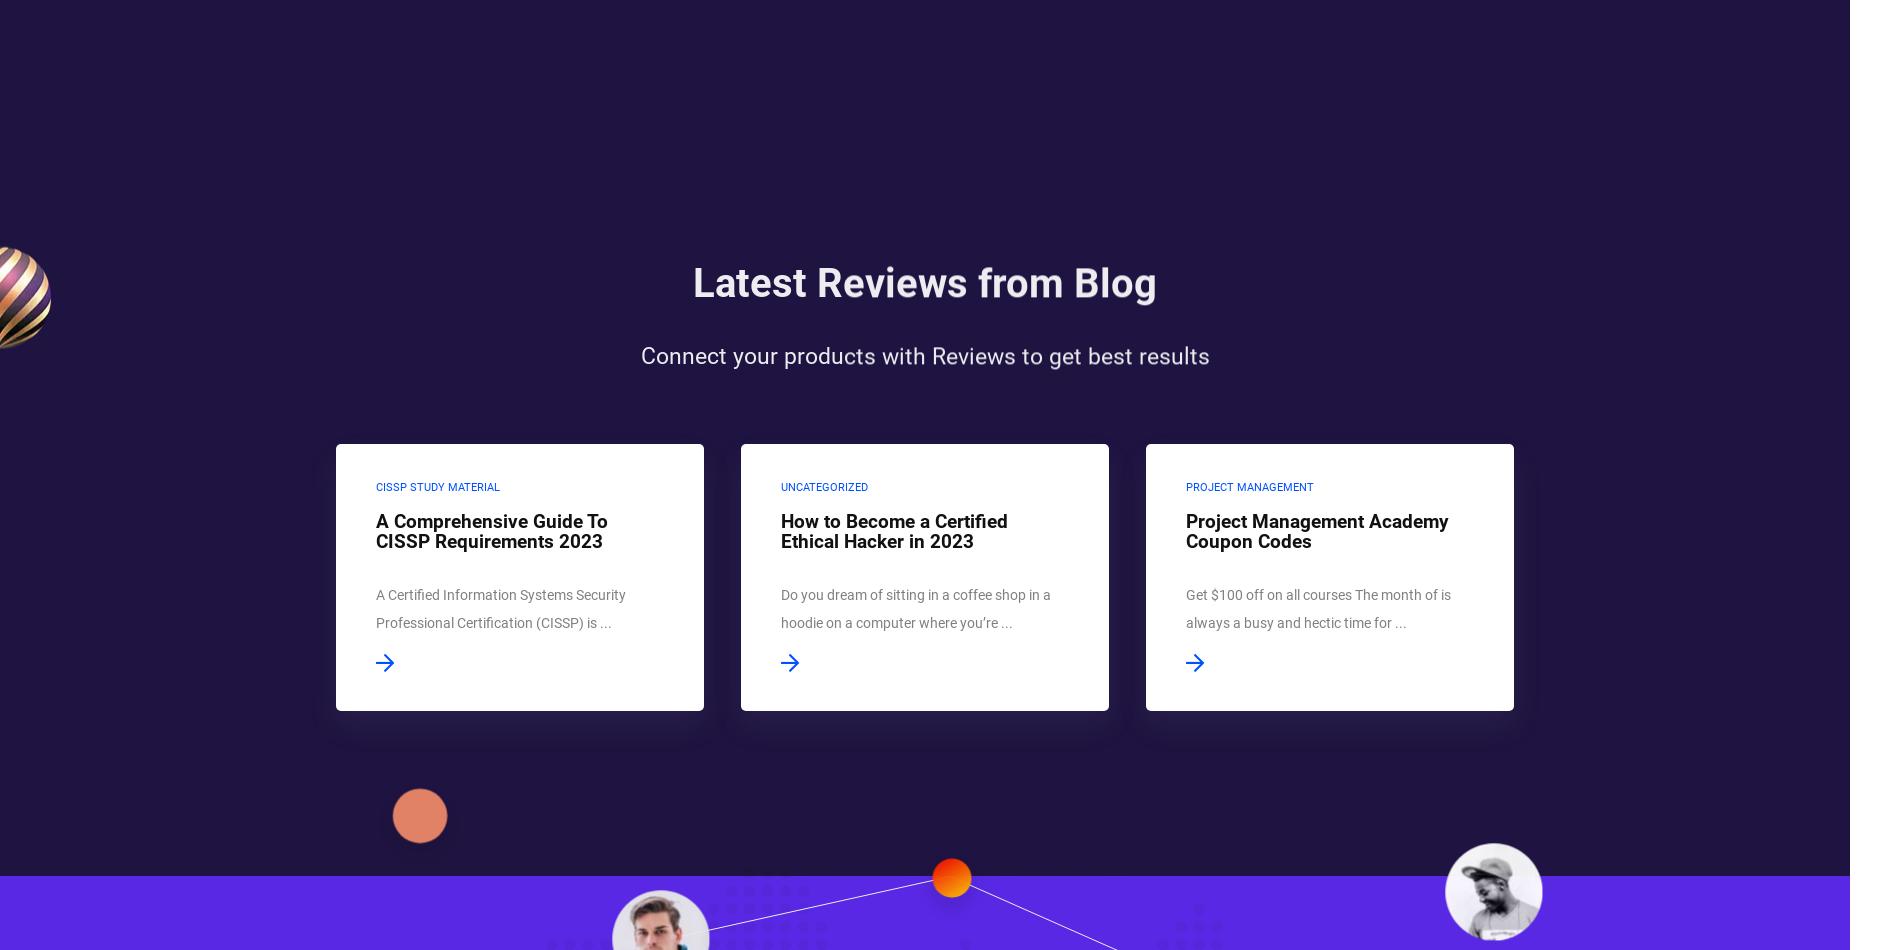  What do you see at coordinates (491, 531) in the screenshot?
I see `'A Comprehensive Guide To CISSP Requirements  2023'` at bounding box center [491, 531].